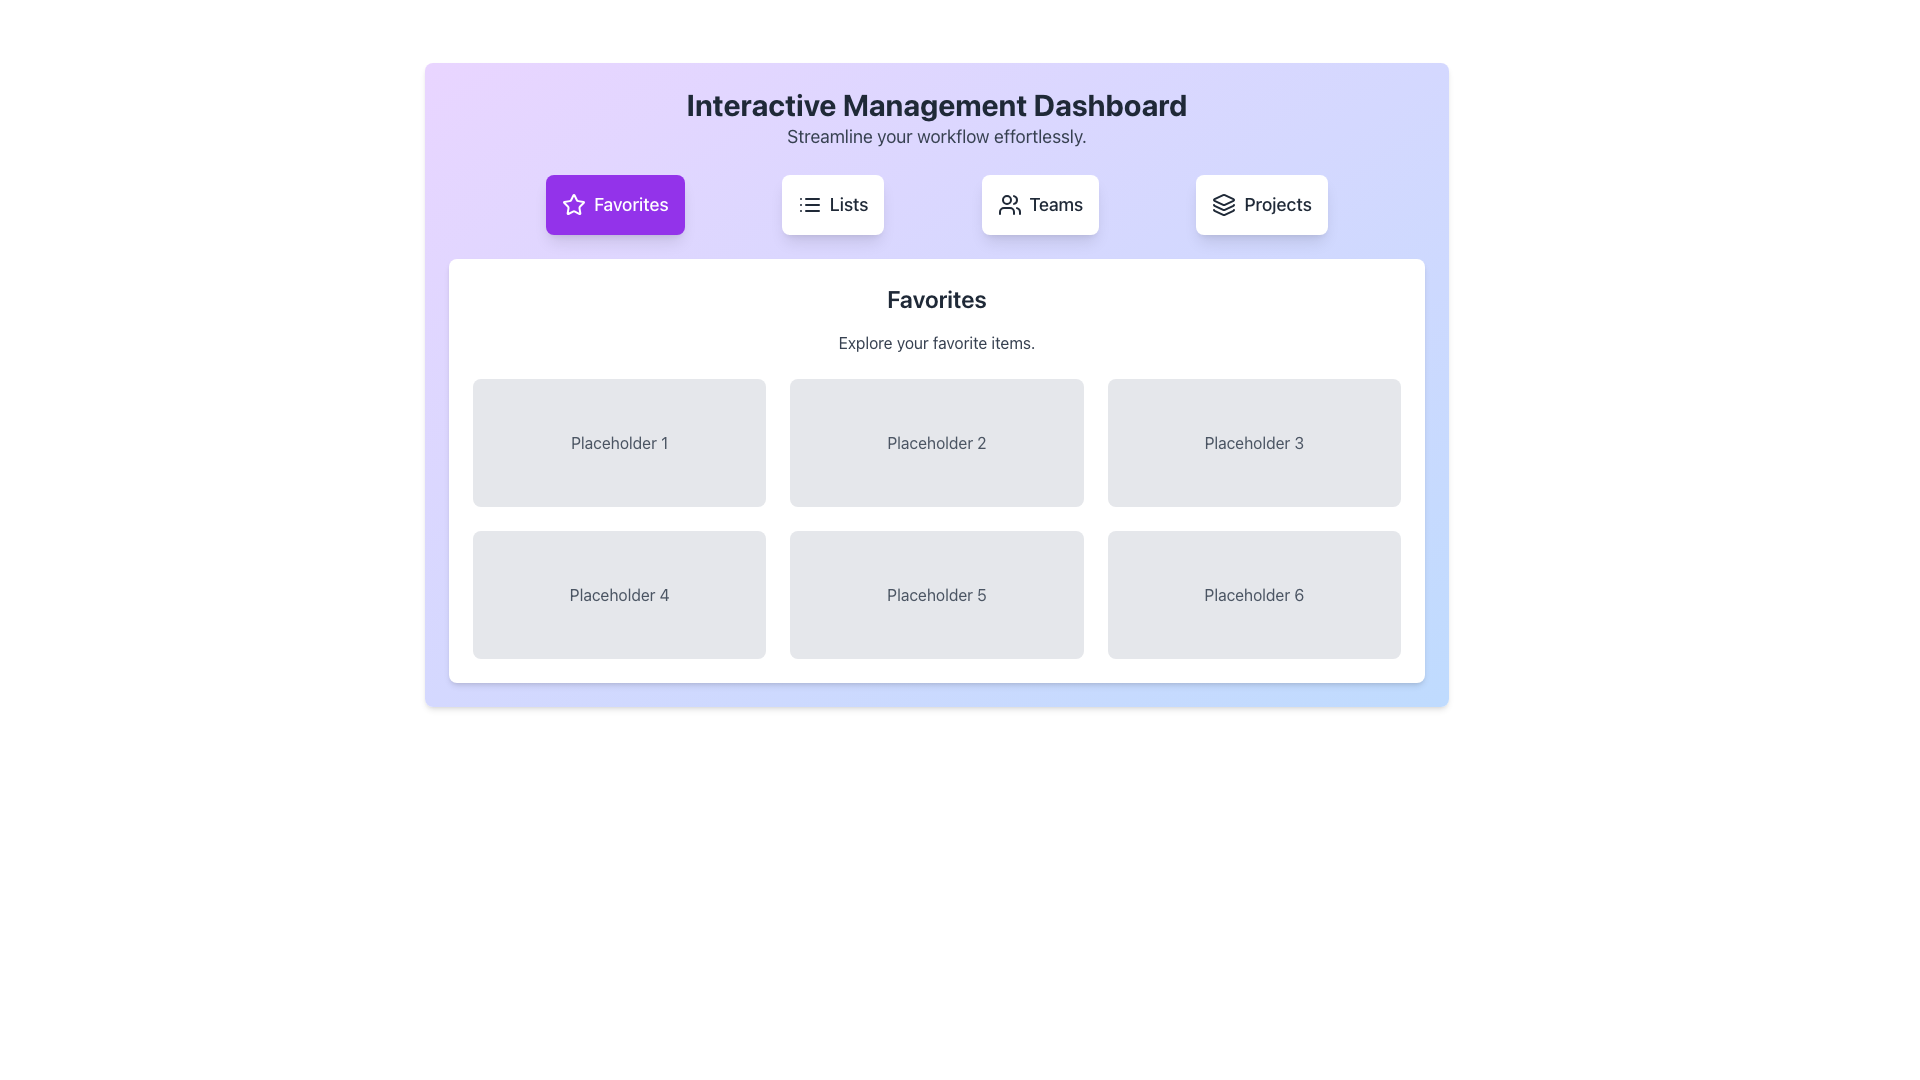 This screenshot has height=1080, width=1920. What do you see at coordinates (630, 204) in the screenshot?
I see `text label indicating its functionality related to accessing the 'Favorites' section, which is part of a purple button located near the top-left portion of the interface, adjacent to other buttons like 'Lists', 'Teams', and 'Projects'` at bounding box center [630, 204].